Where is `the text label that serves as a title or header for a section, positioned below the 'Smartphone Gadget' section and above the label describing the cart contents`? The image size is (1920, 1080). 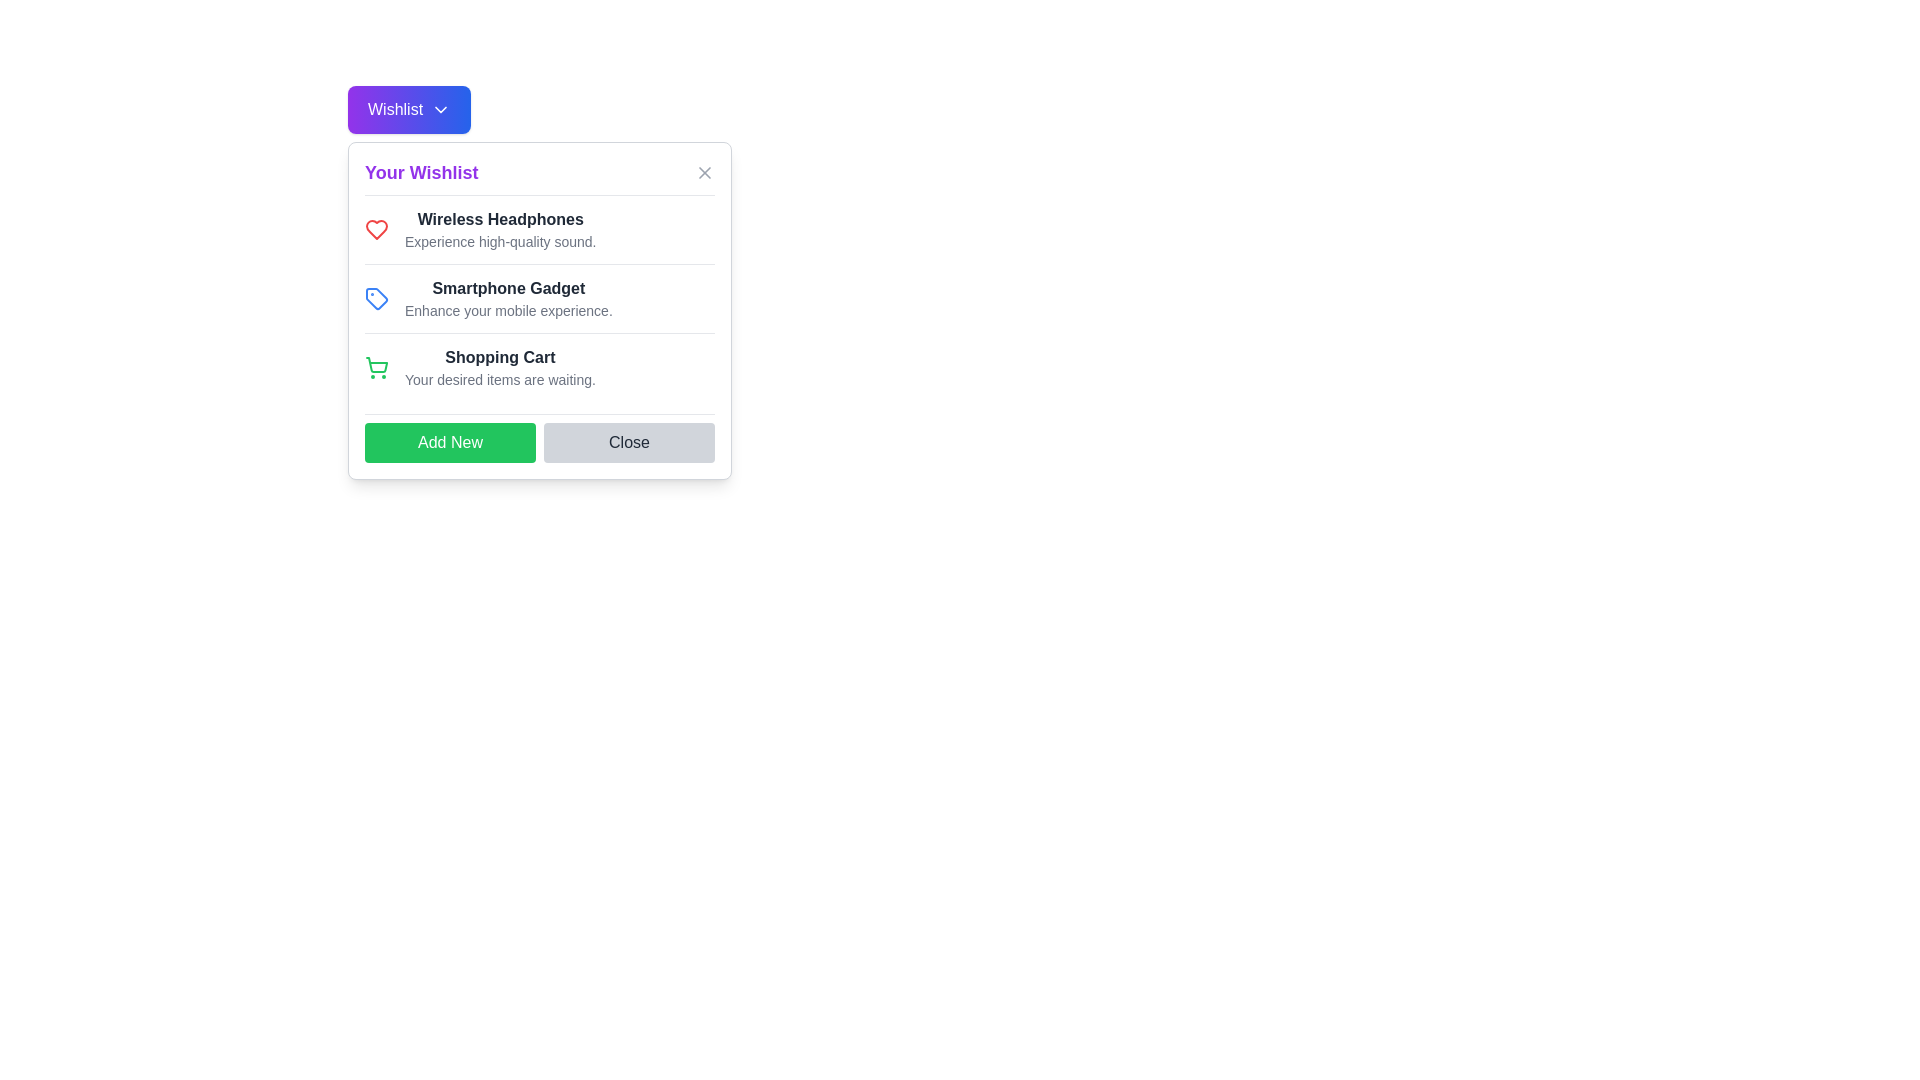
the text label that serves as a title or header for a section, positioned below the 'Smartphone Gadget' section and above the label describing the cart contents is located at coordinates (500, 357).